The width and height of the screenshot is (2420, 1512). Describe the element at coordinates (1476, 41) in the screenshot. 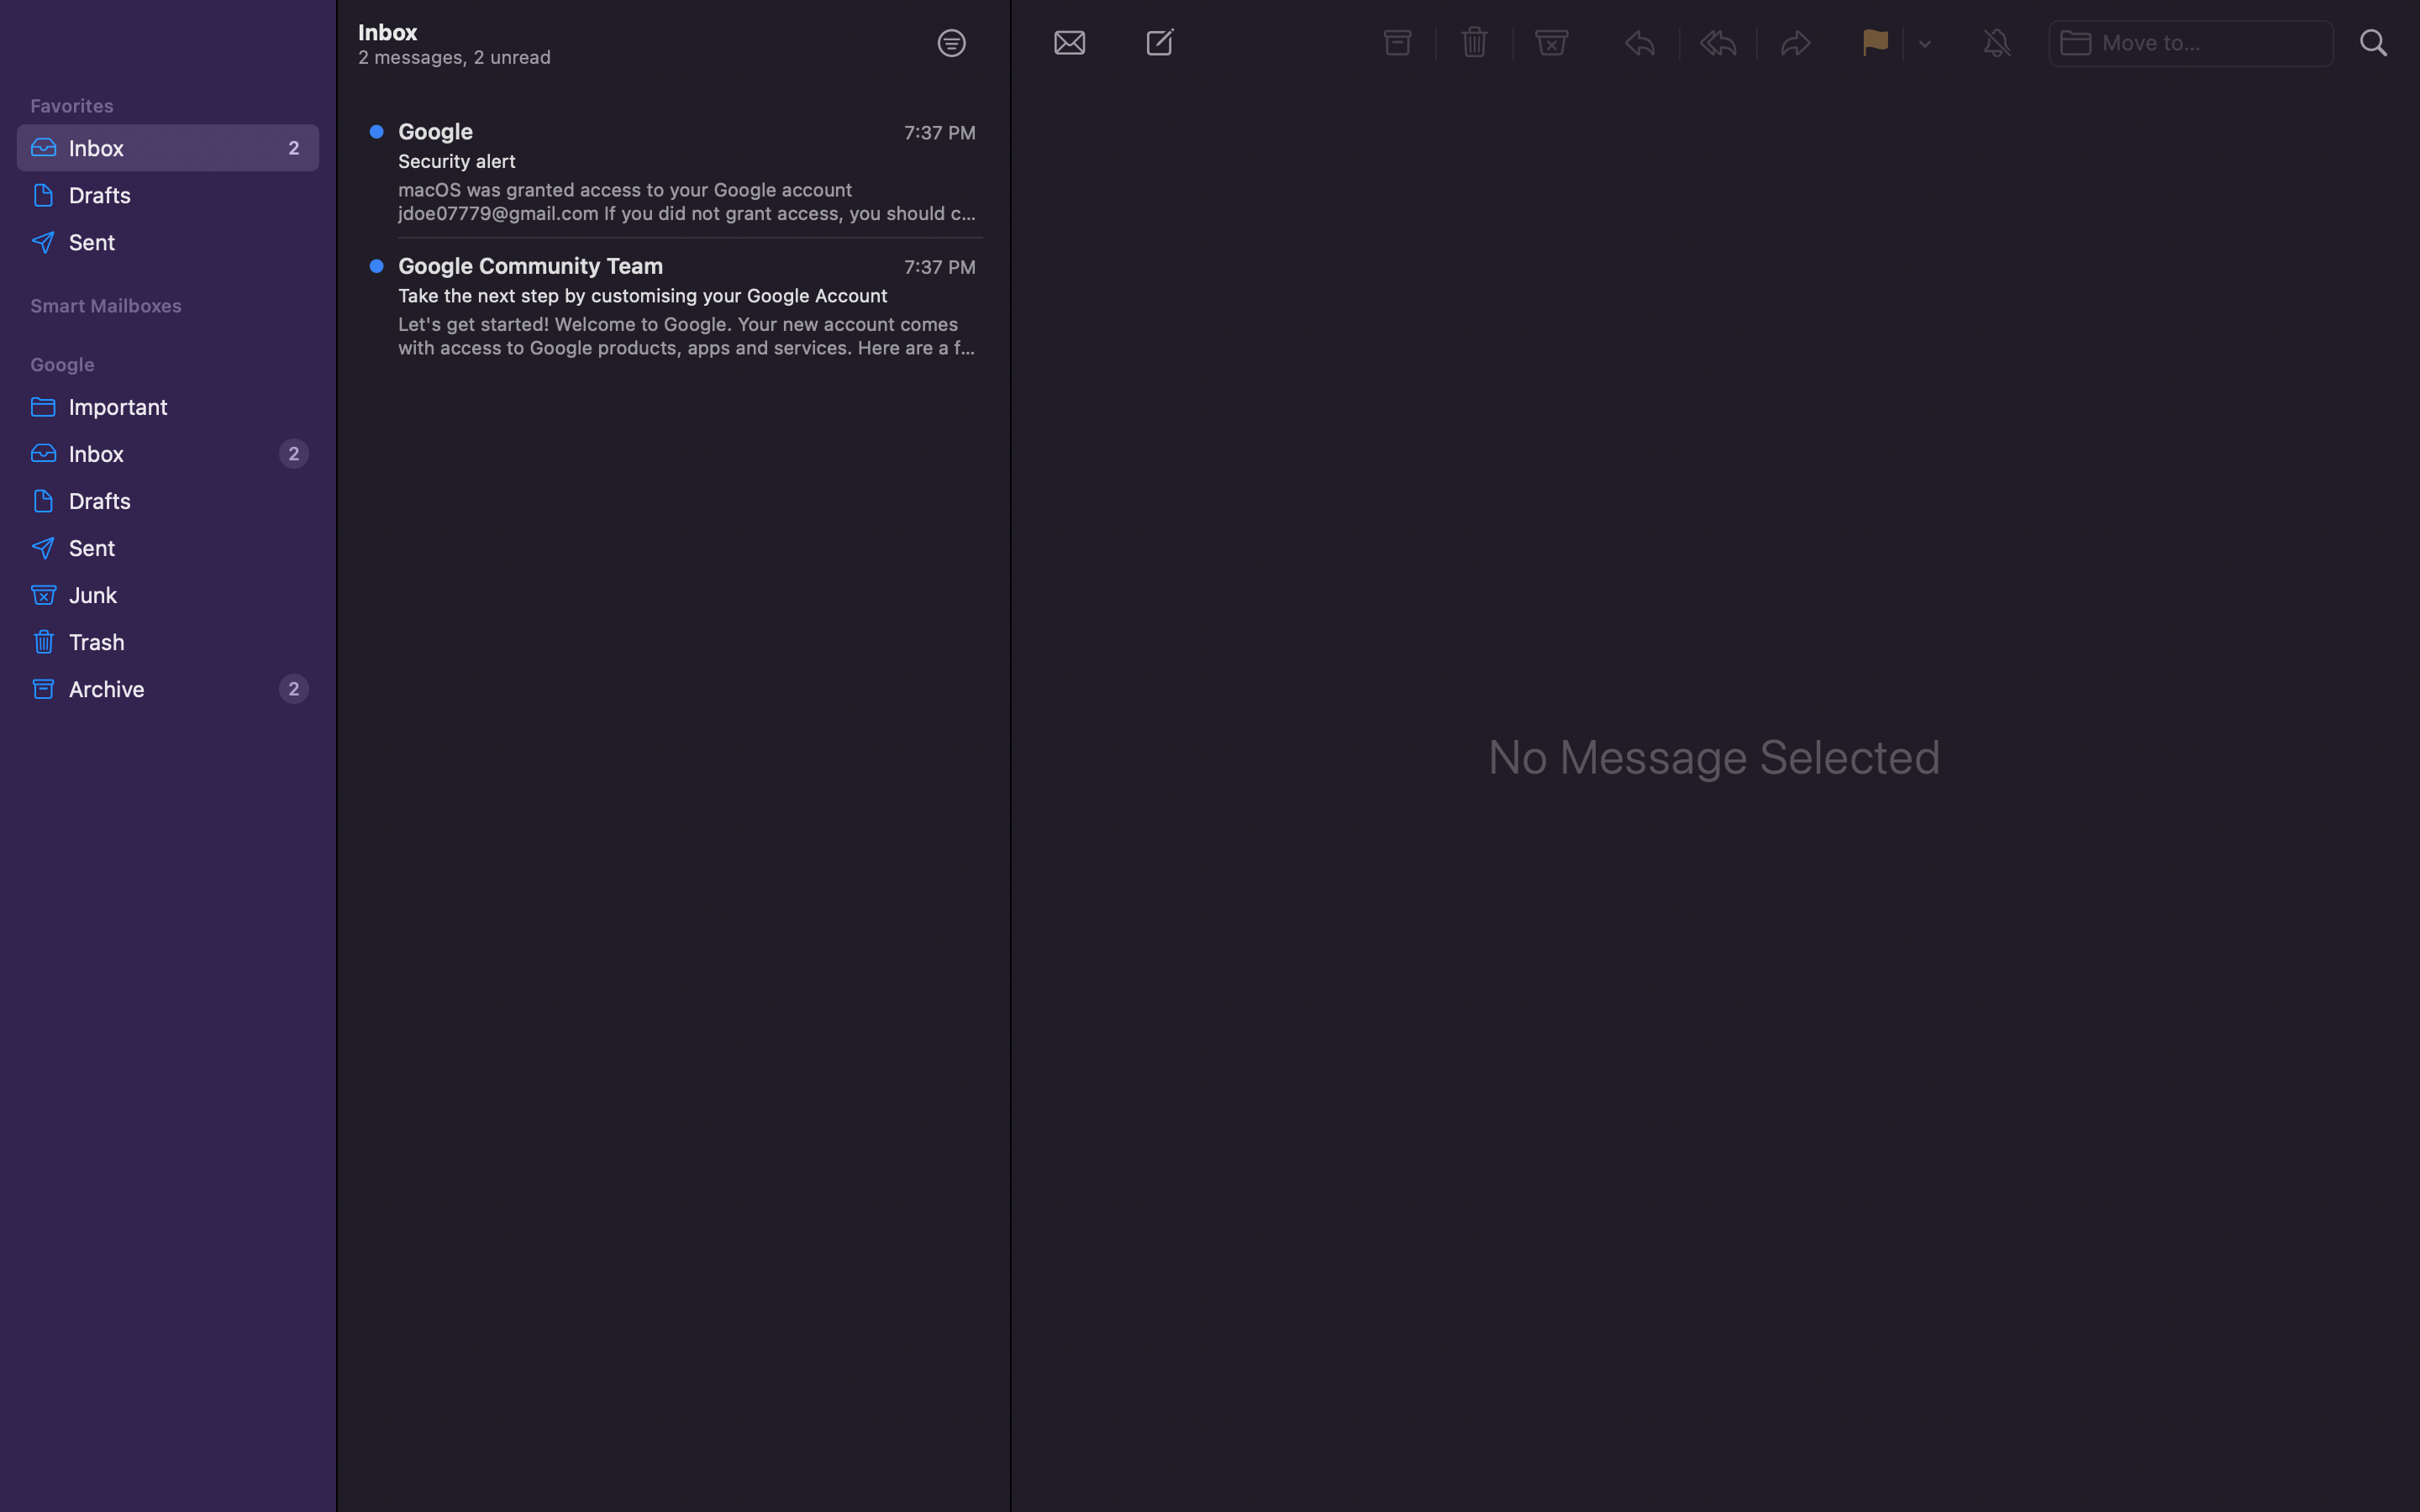

I see `Erase the chosen text message` at that location.